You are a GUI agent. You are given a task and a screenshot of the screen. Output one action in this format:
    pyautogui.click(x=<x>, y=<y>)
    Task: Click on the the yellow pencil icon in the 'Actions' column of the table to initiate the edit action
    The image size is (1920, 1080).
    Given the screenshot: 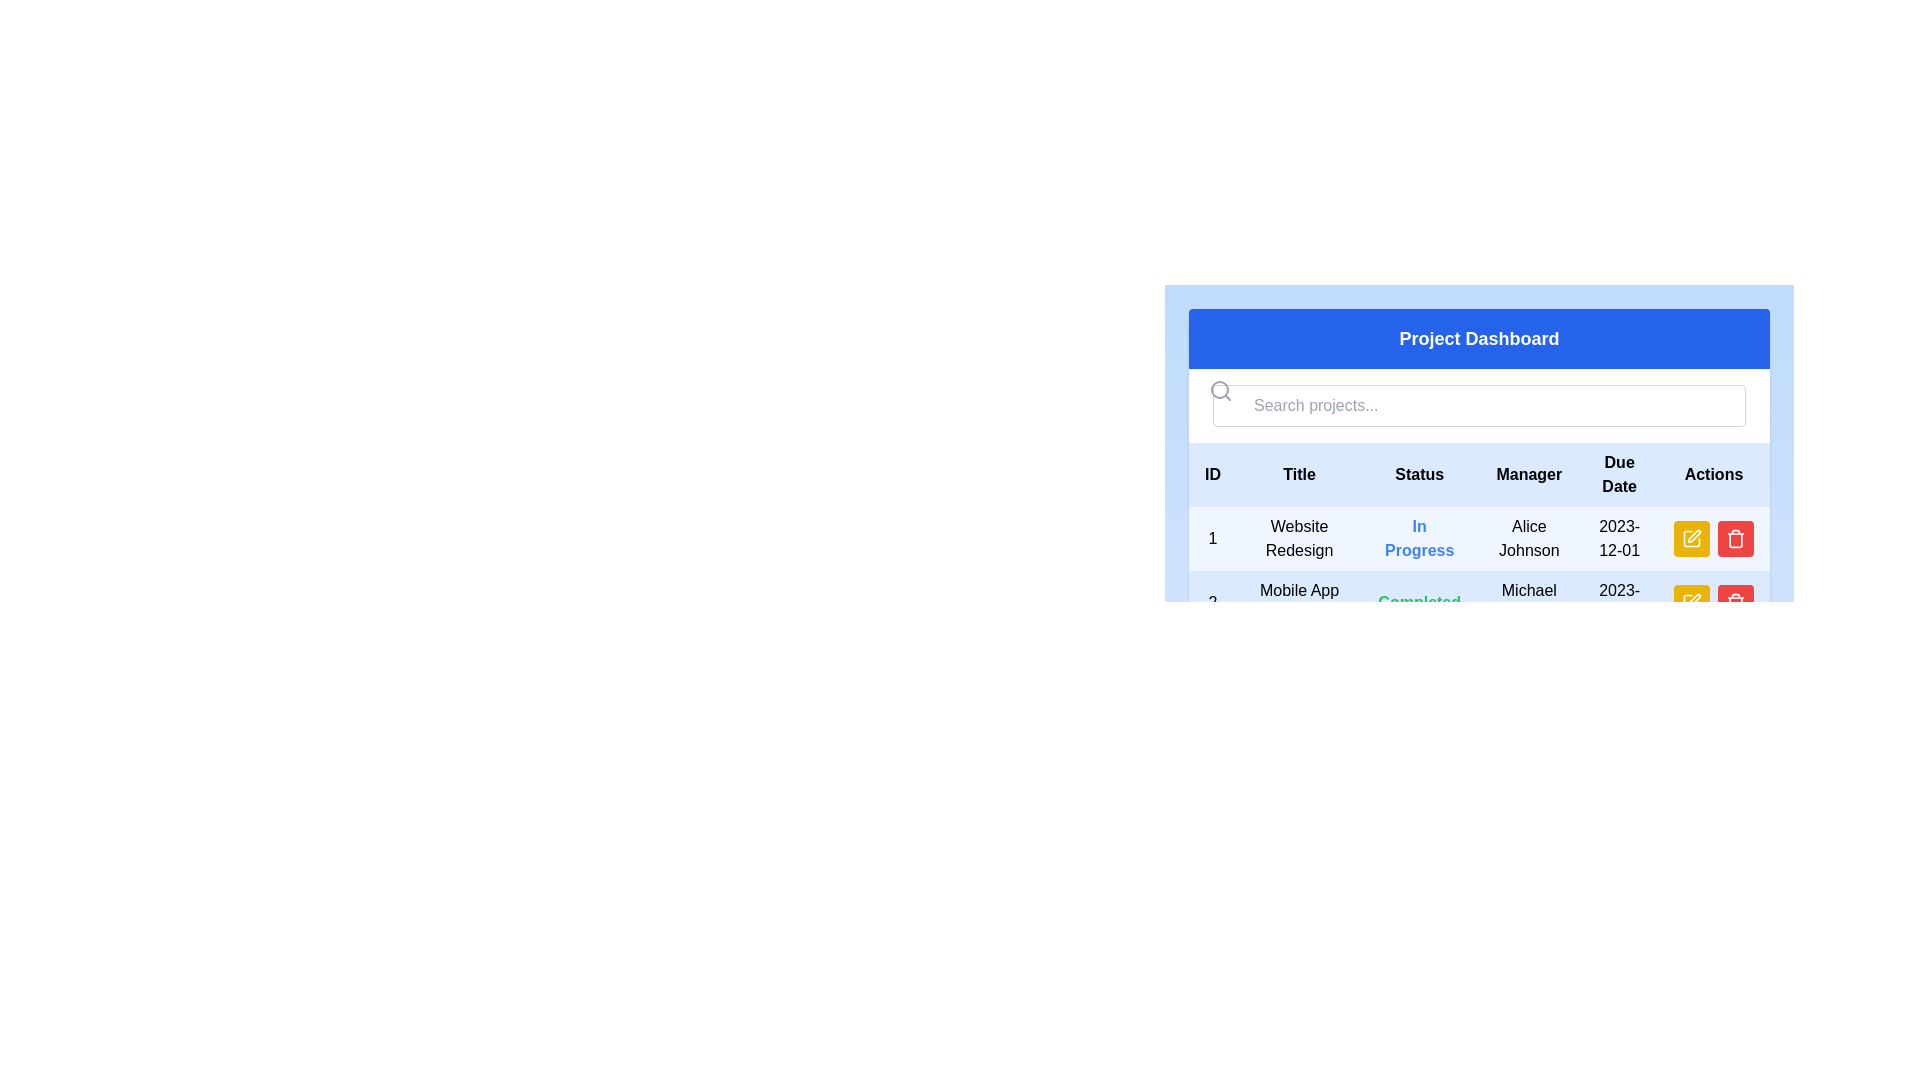 What is the action you would take?
    pyautogui.click(x=1693, y=599)
    